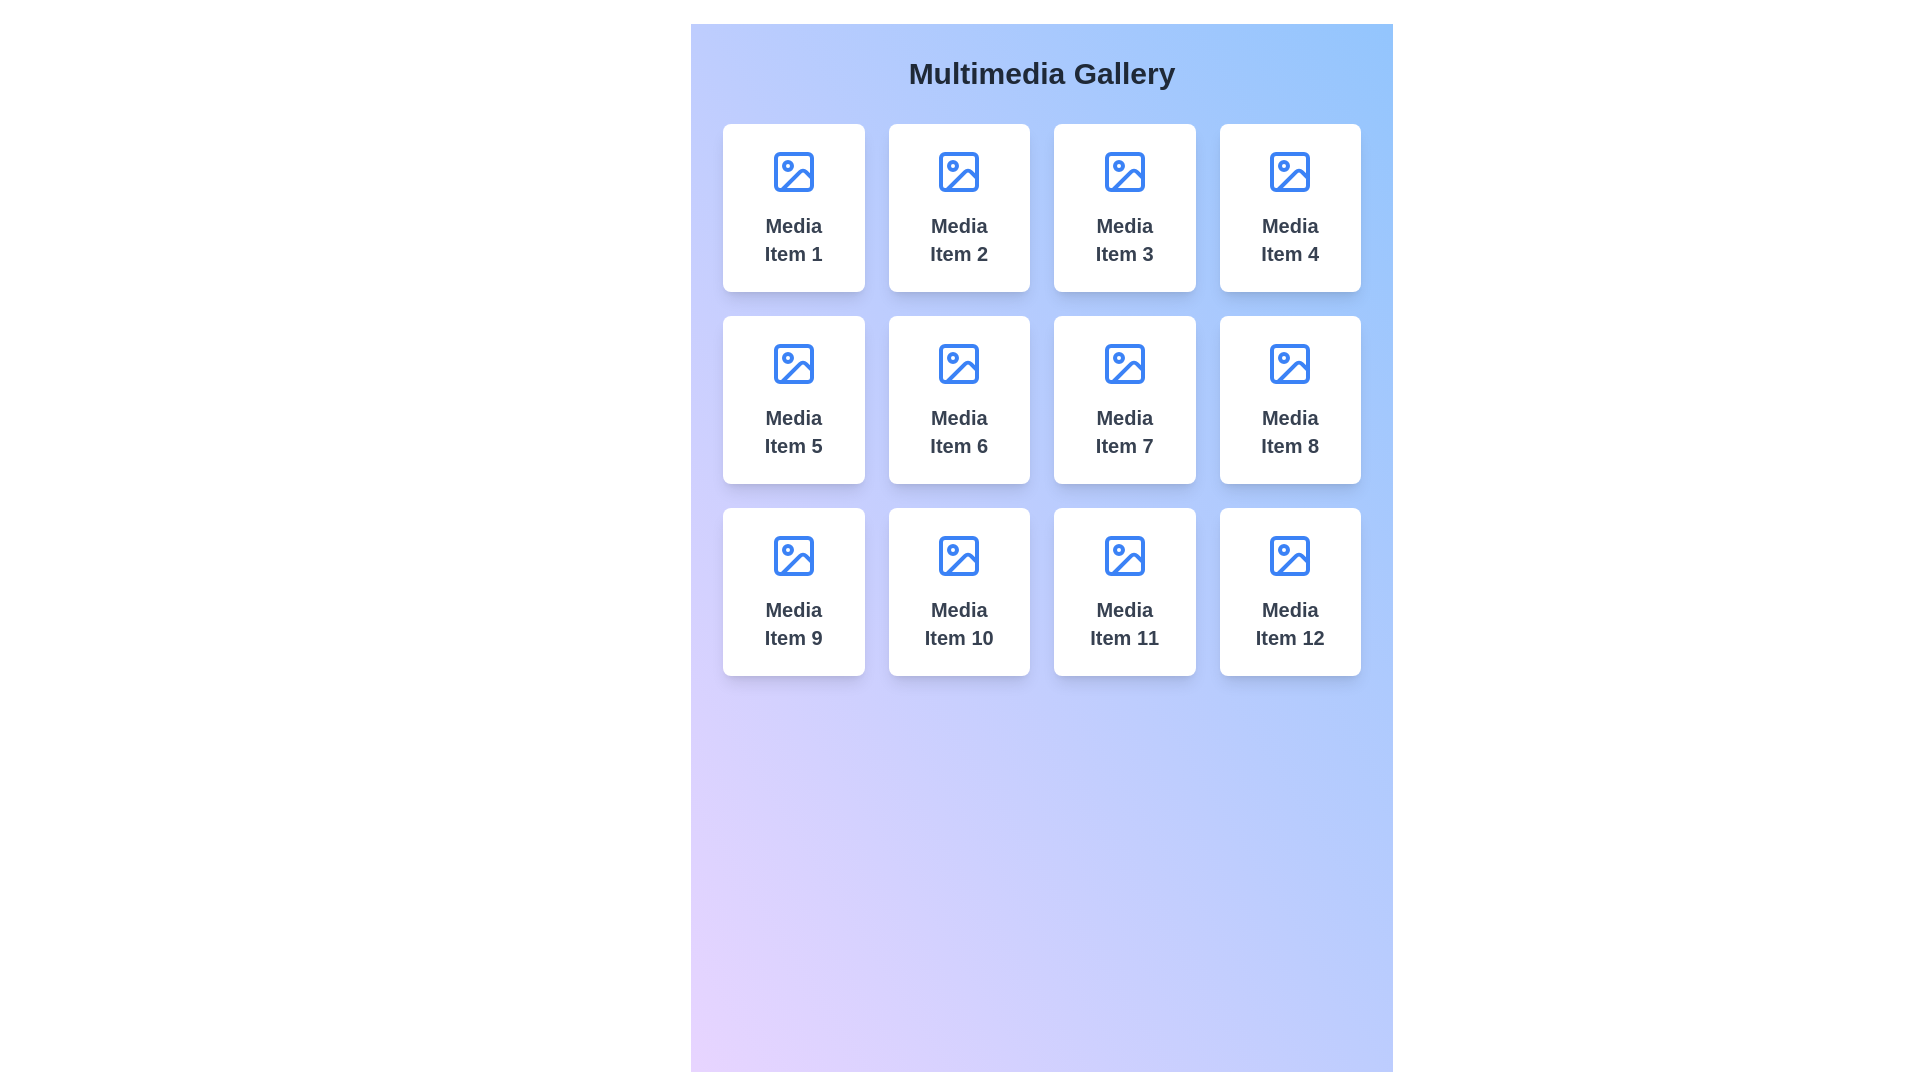  I want to click on the media tile displaying 'Media Item 11' in the fourth row and third column of the multimedia gallery, so click(1124, 590).